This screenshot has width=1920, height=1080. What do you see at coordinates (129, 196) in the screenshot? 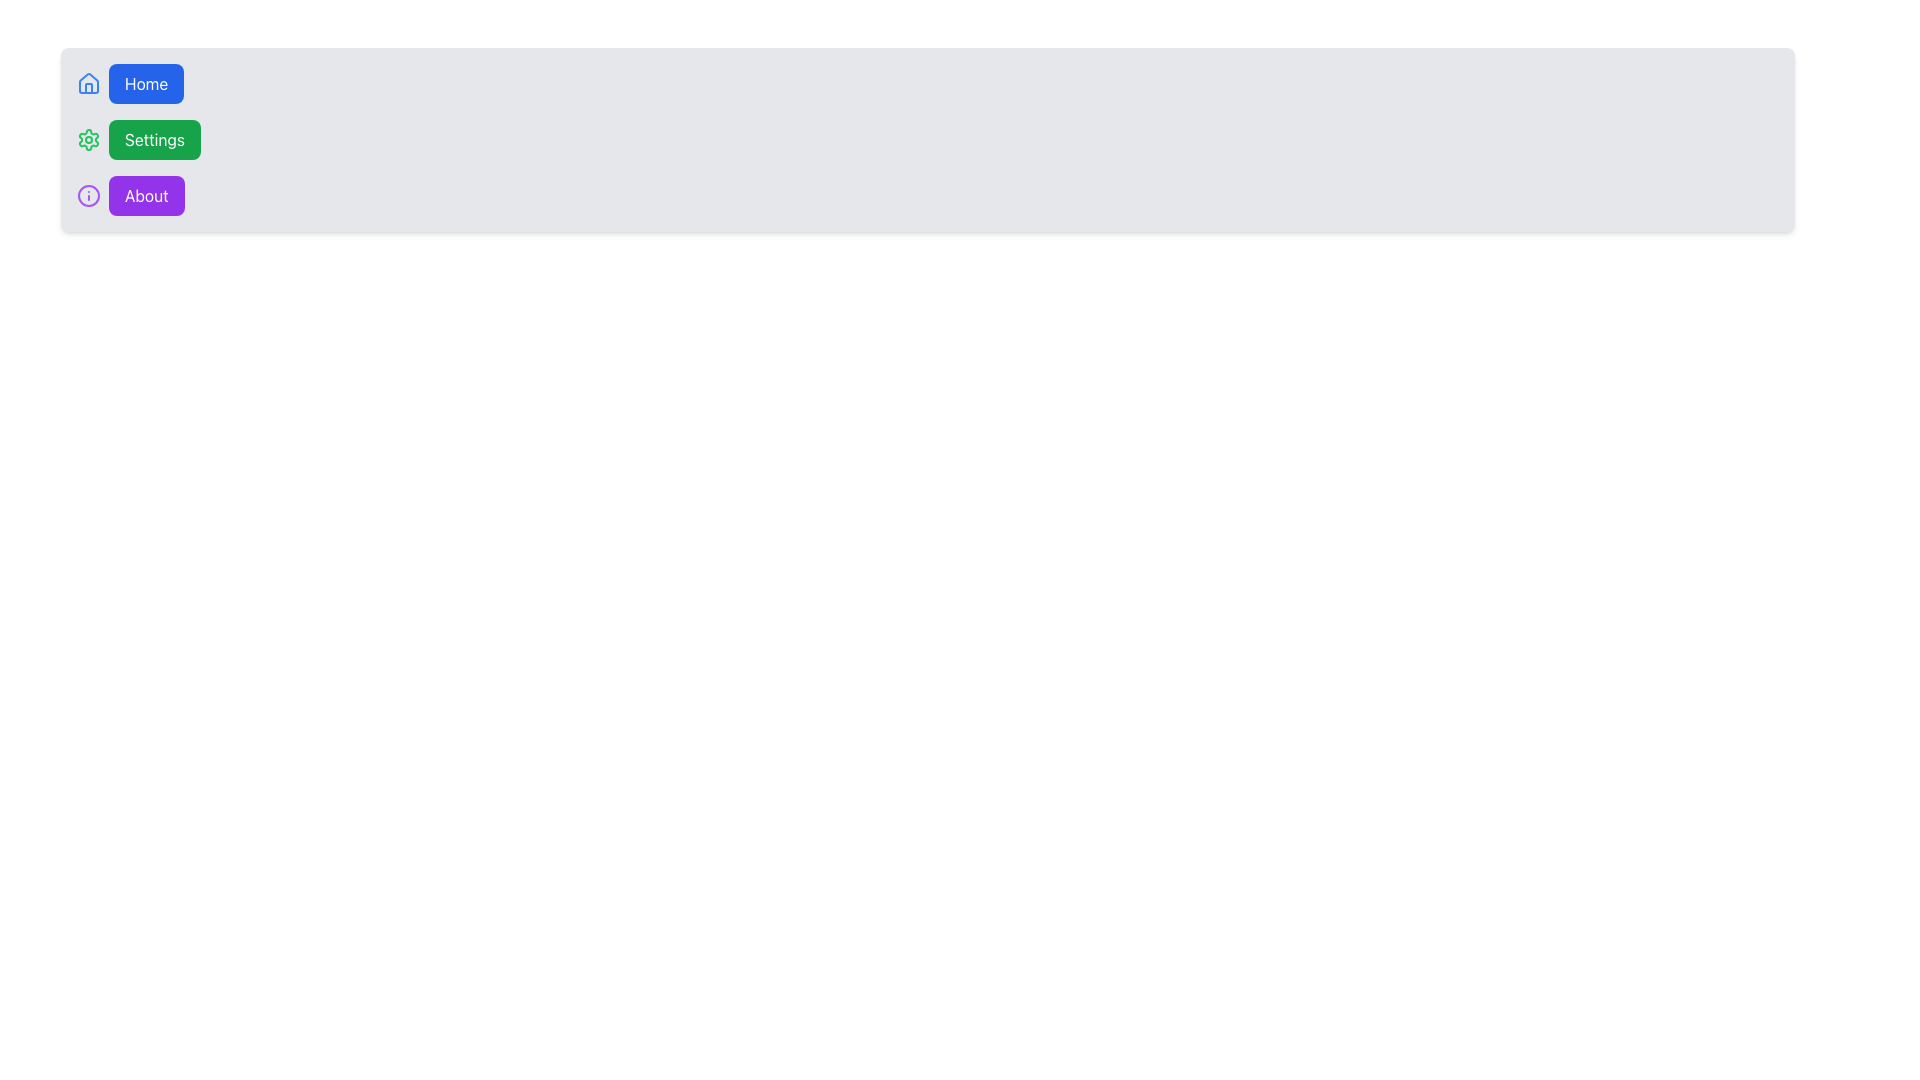
I see `the purple 'About' button with an information icon` at bounding box center [129, 196].